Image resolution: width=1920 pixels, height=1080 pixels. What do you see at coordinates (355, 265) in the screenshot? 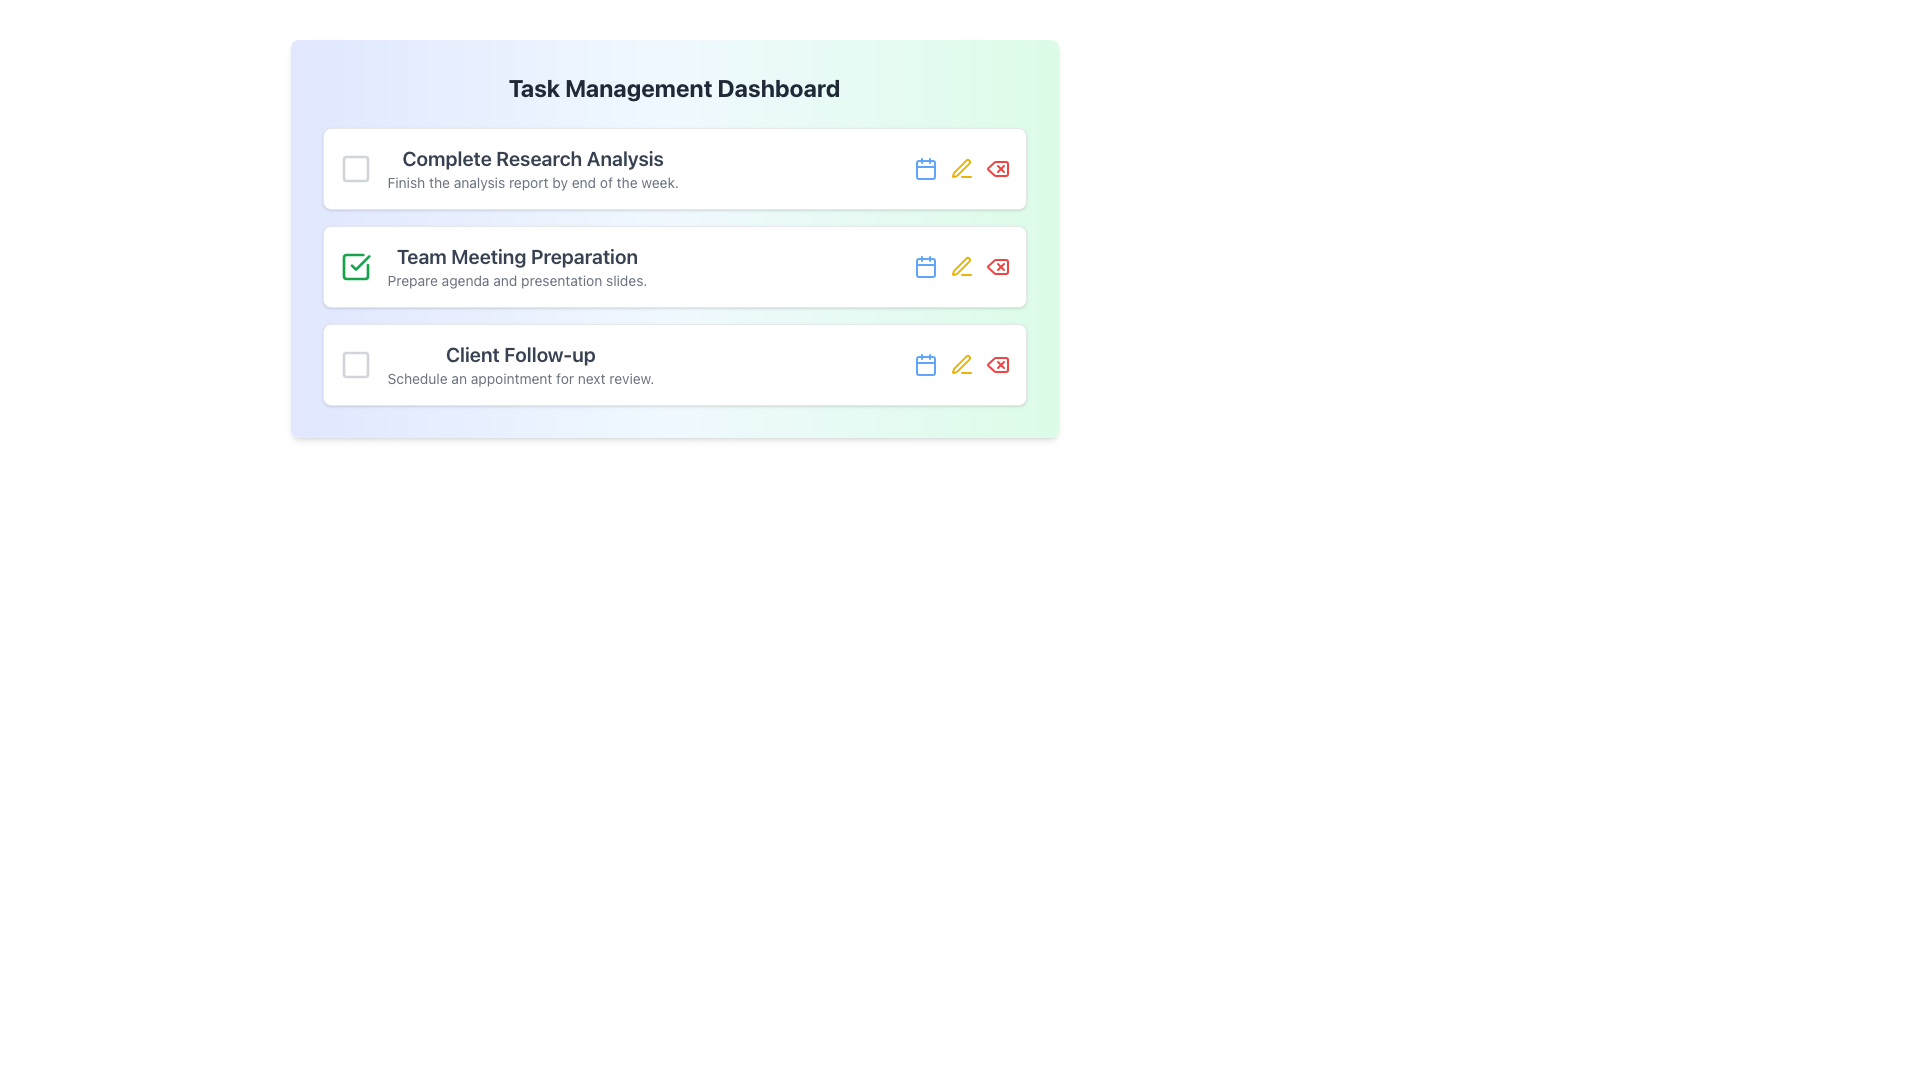
I see `the display-only Checkbox indicating task completion for 'Team Meeting Preparation' located at the top left of the task card` at bounding box center [355, 265].